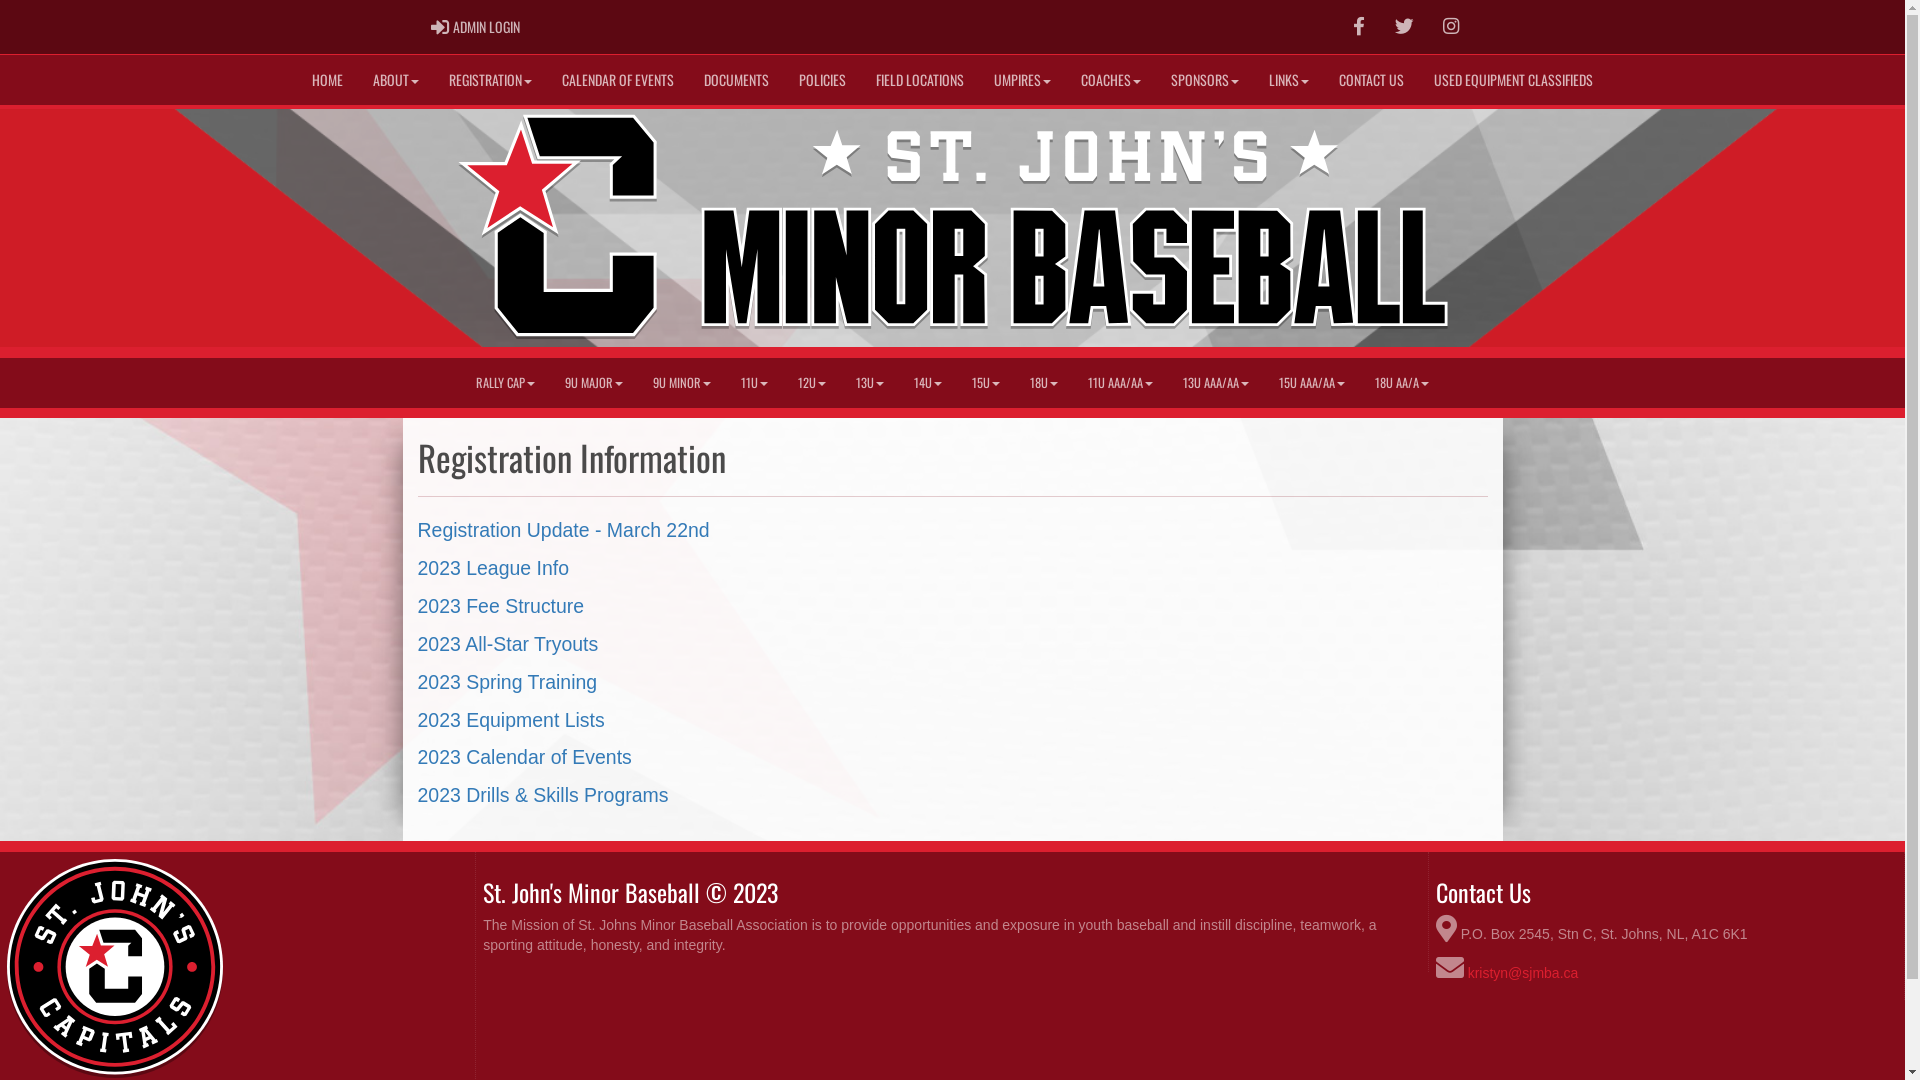 This screenshot has width=1920, height=1080. I want to click on 'Twitter', so click(1403, 27).